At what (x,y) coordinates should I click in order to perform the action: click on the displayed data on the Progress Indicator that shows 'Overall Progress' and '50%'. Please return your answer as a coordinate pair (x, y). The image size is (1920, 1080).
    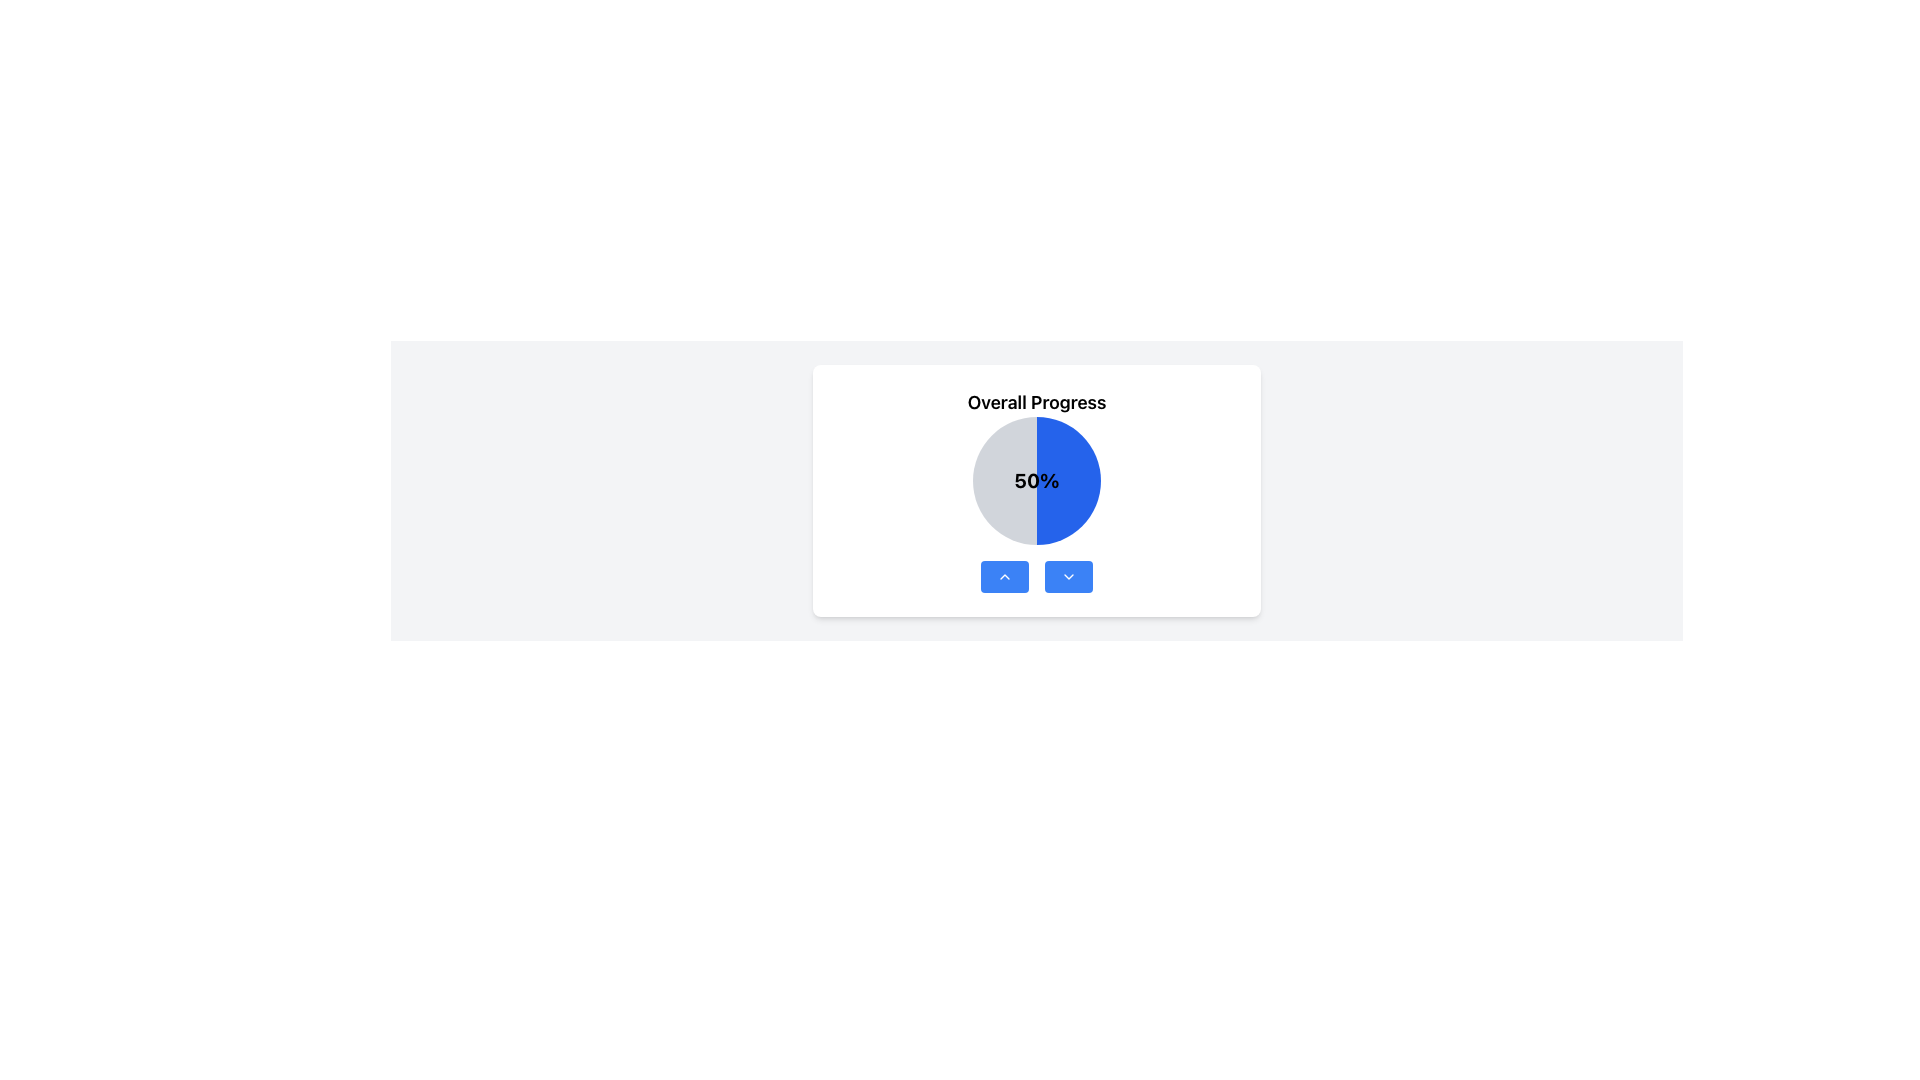
    Looking at the image, I should click on (1036, 490).